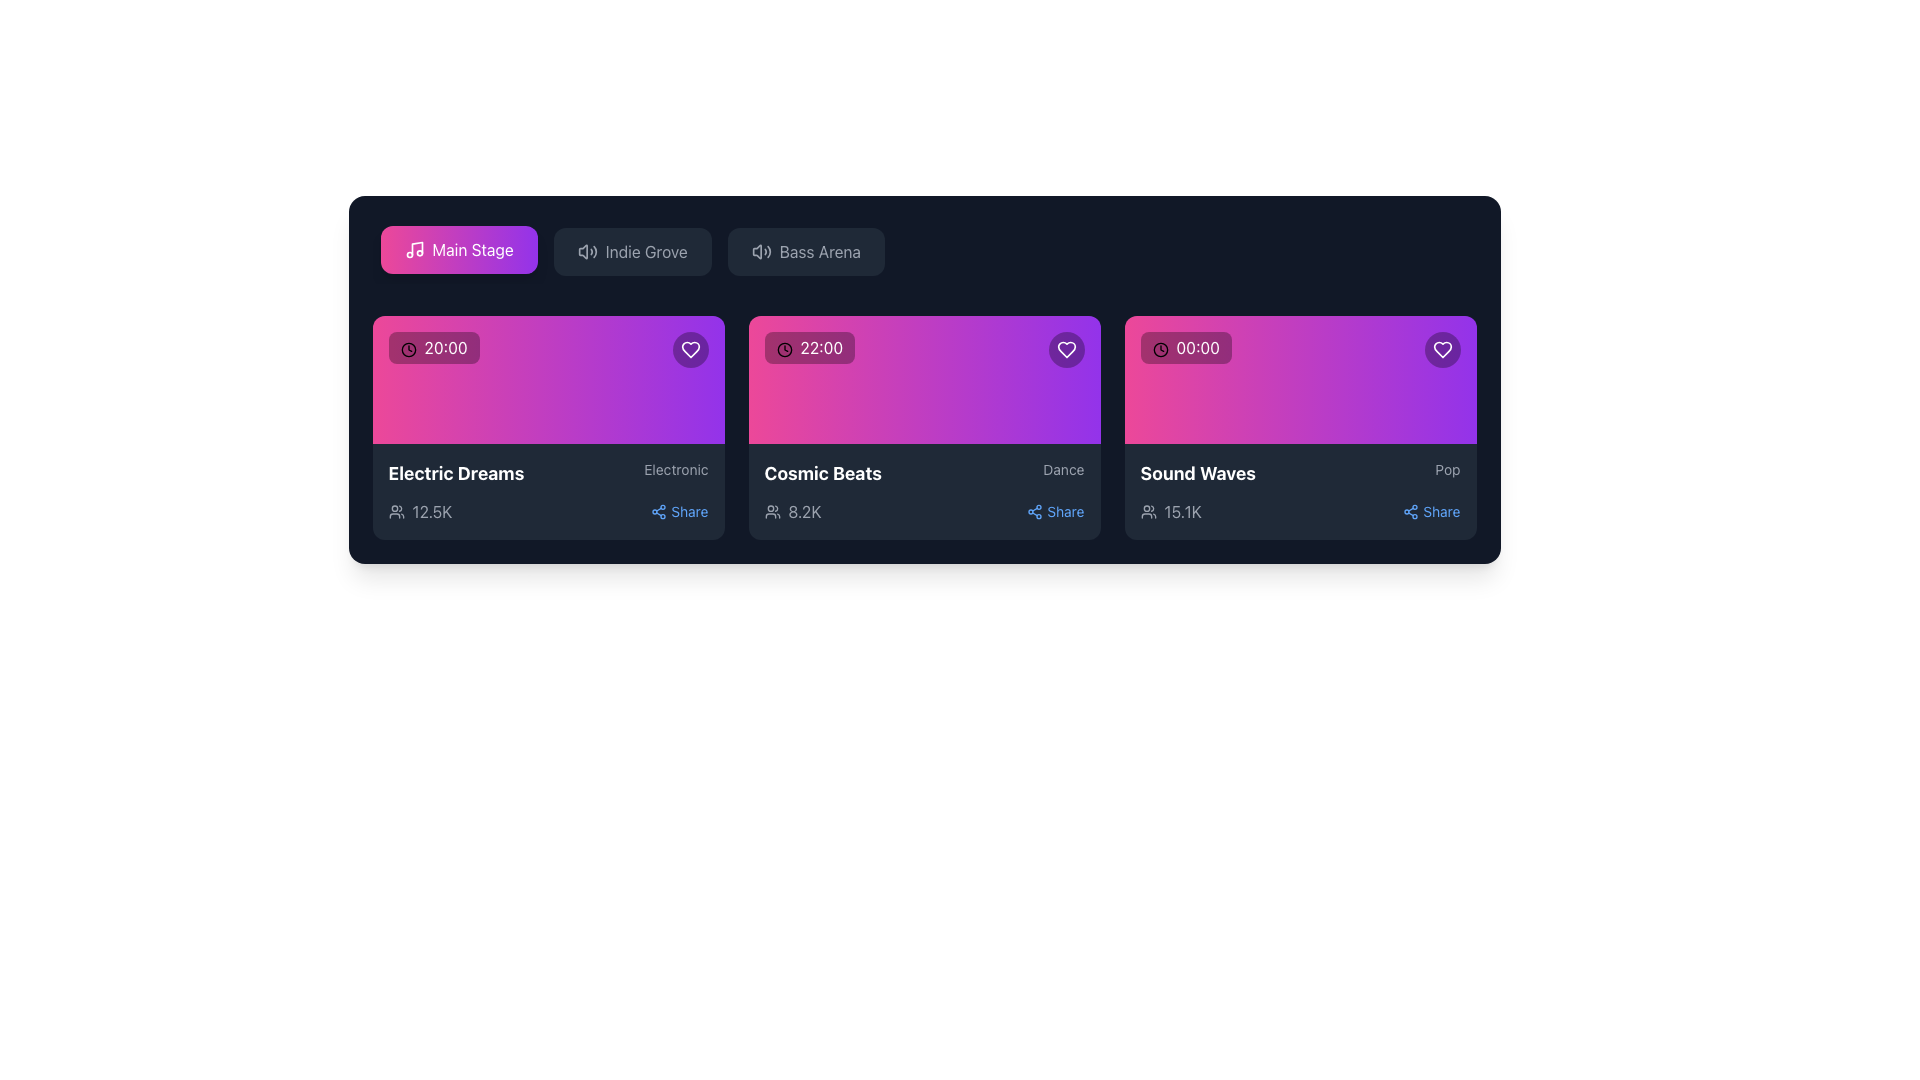 This screenshot has width=1920, height=1080. What do you see at coordinates (1198, 346) in the screenshot?
I see `the static text label displaying '00:00' in white color, located in the upper-left section of the 'Sound Waves' card, adjacent to a clock icon` at bounding box center [1198, 346].